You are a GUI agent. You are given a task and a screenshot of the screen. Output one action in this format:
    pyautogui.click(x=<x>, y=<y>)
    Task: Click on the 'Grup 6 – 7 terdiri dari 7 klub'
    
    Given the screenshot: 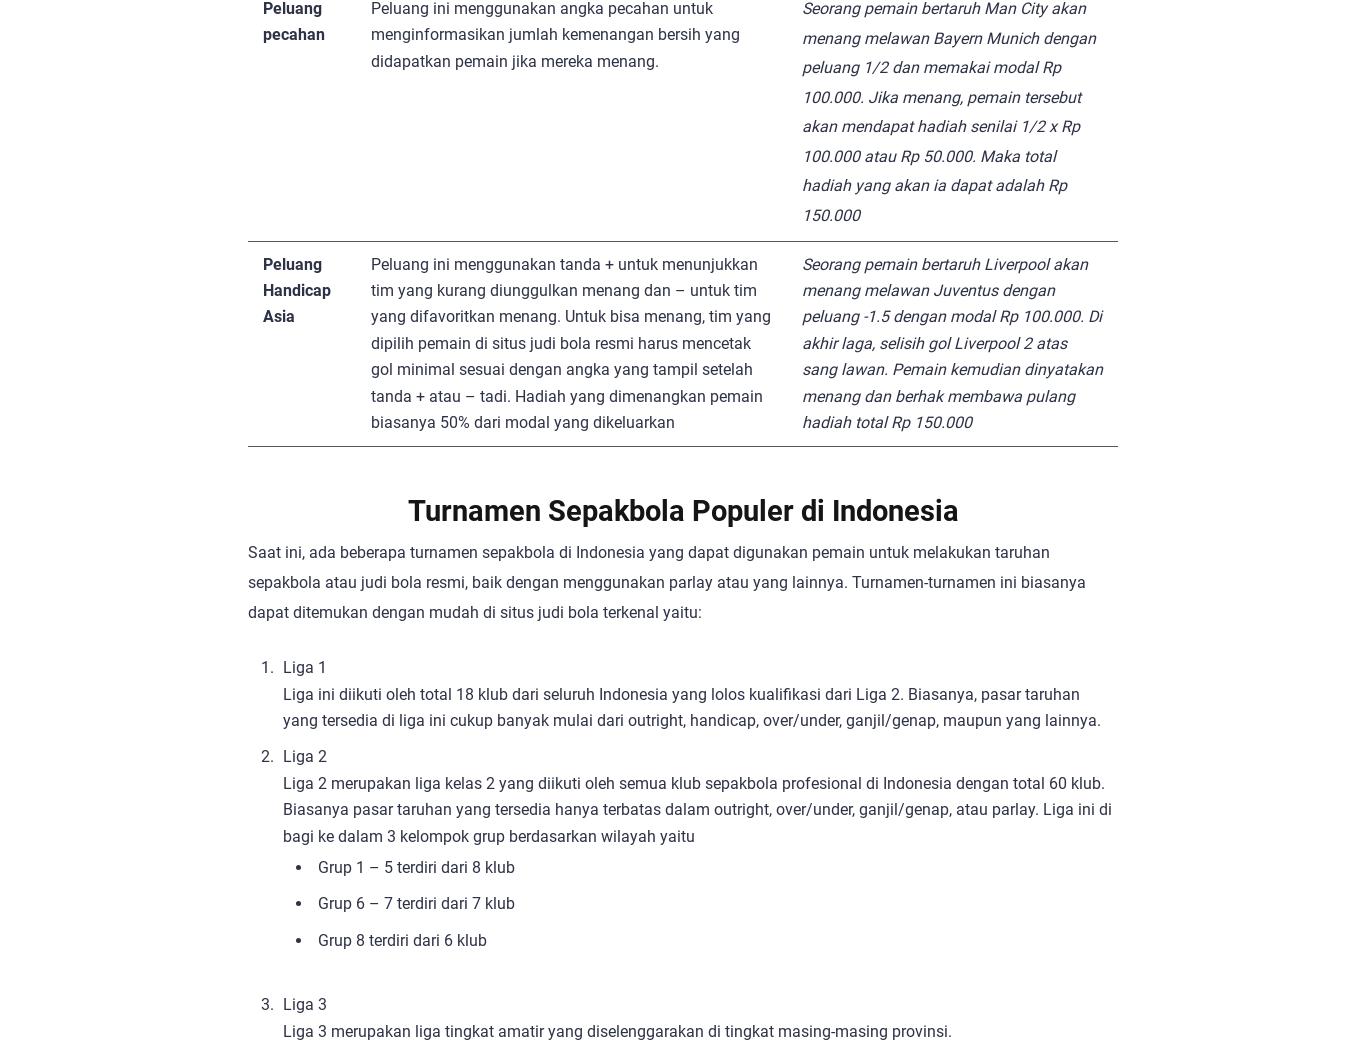 What is the action you would take?
    pyautogui.click(x=415, y=902)
    